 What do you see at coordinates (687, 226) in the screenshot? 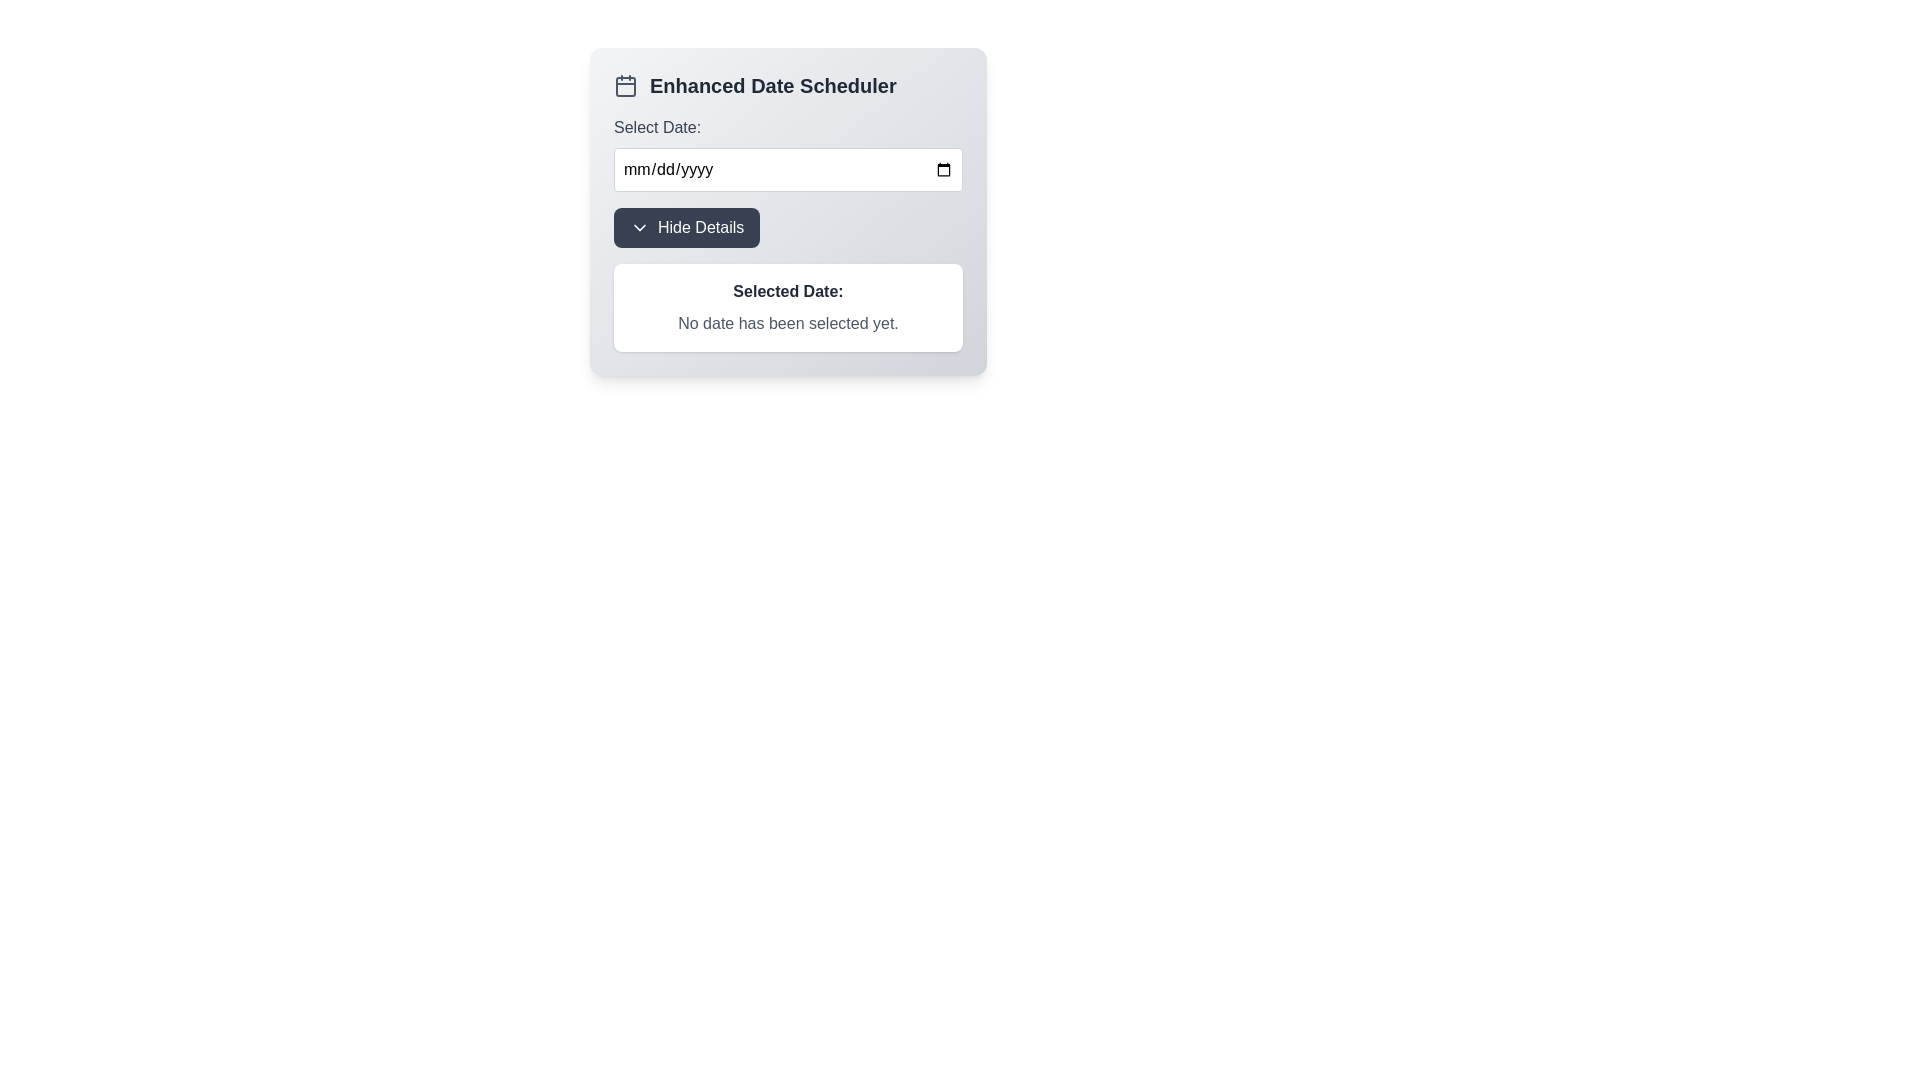
I see `the button that hides additional details in the 'Enhanced Date Scheduler' panel, positioned beneath the date input field` at bounding box center [687, 226].